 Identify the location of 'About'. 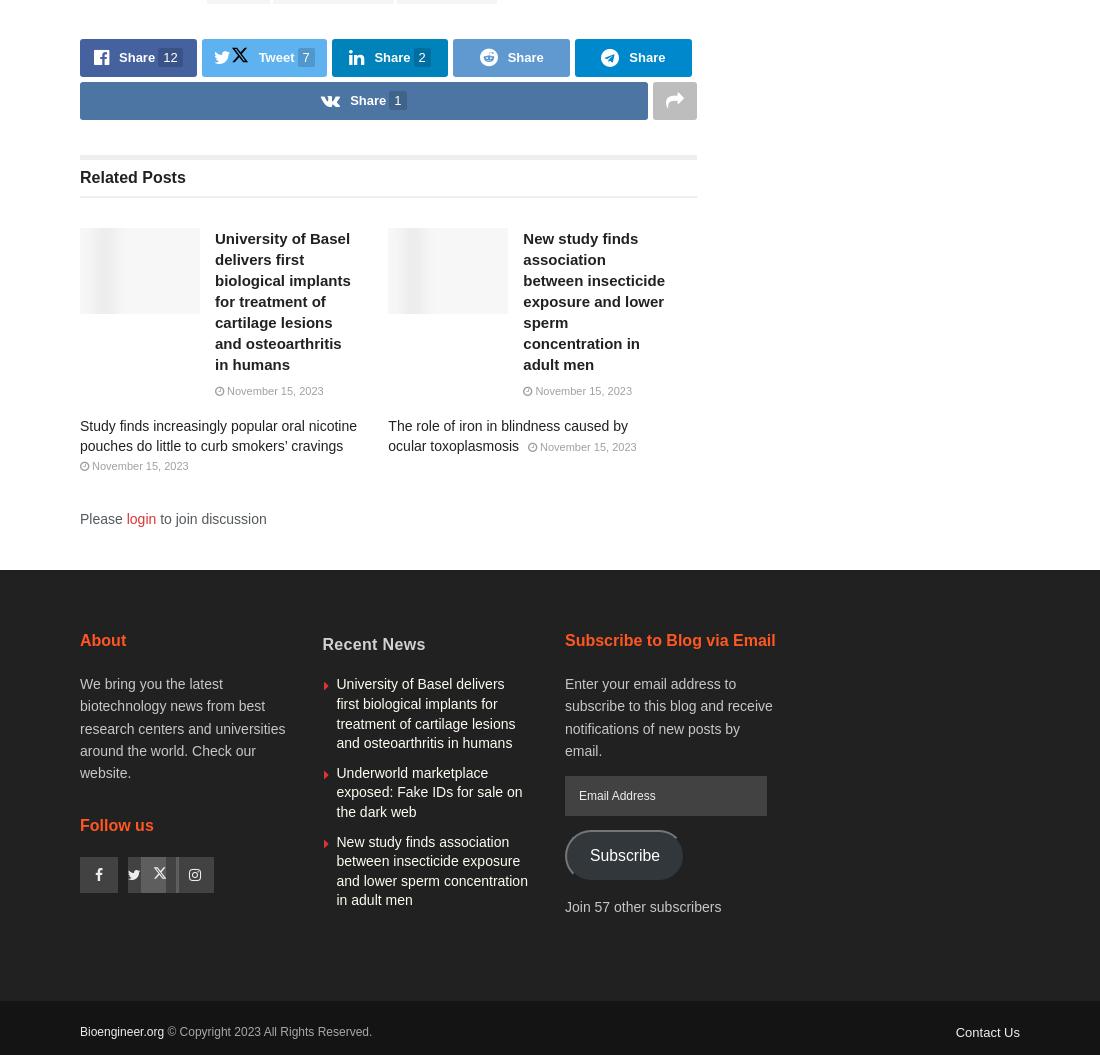
(102, 640).